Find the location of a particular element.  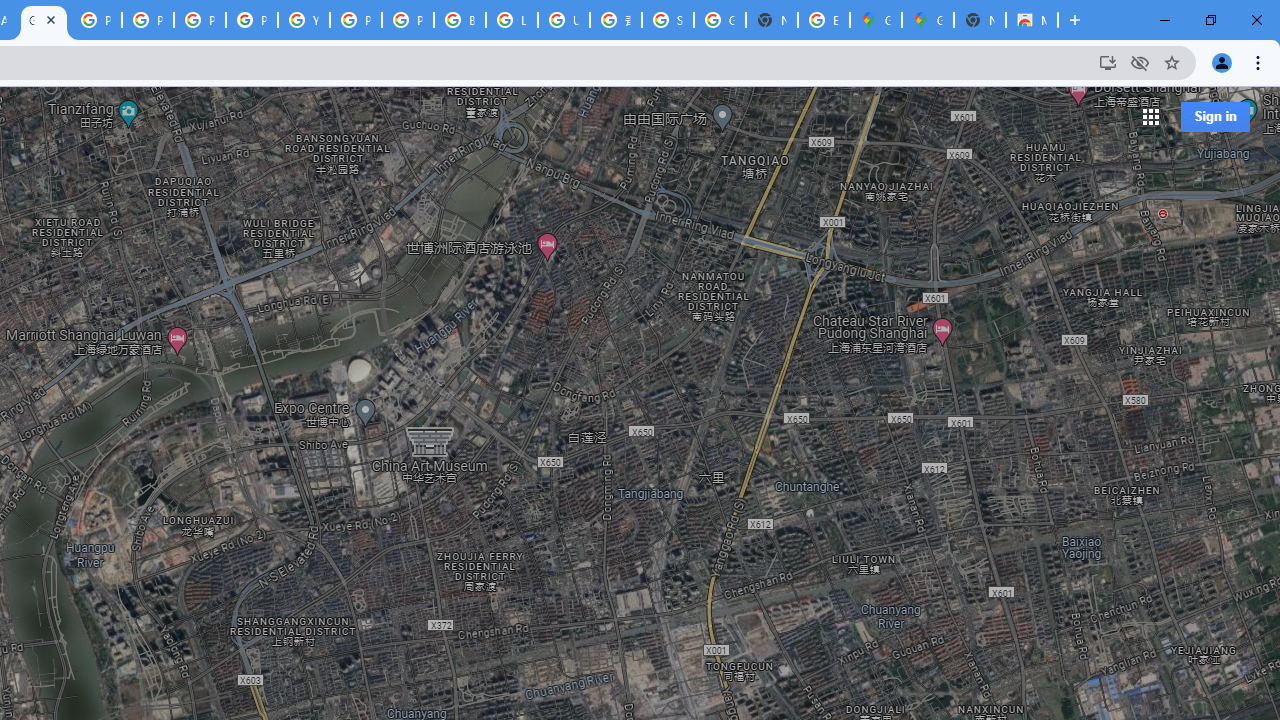

'YouTube' is located at coordinates (303, 20).